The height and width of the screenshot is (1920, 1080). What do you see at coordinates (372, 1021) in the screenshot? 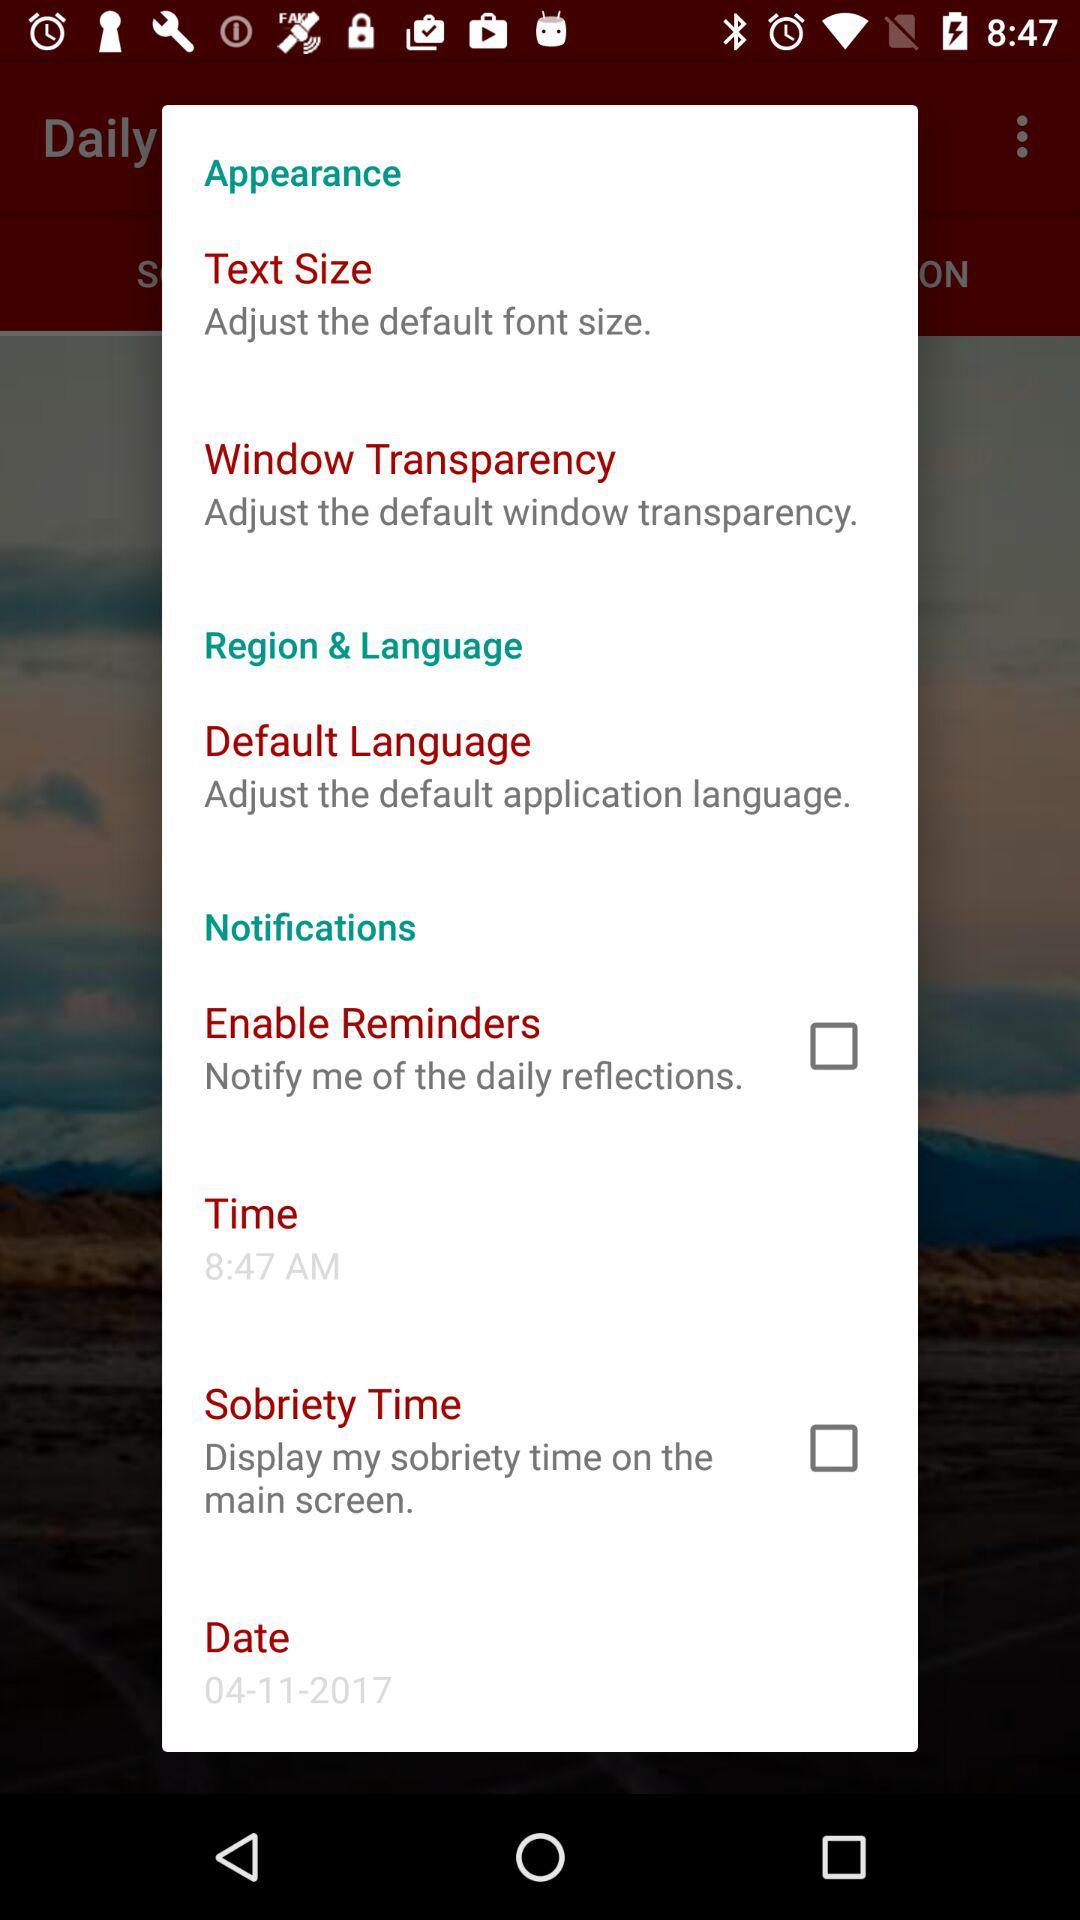
I see `the icon below notifications` at bounding box center [372, 1021].